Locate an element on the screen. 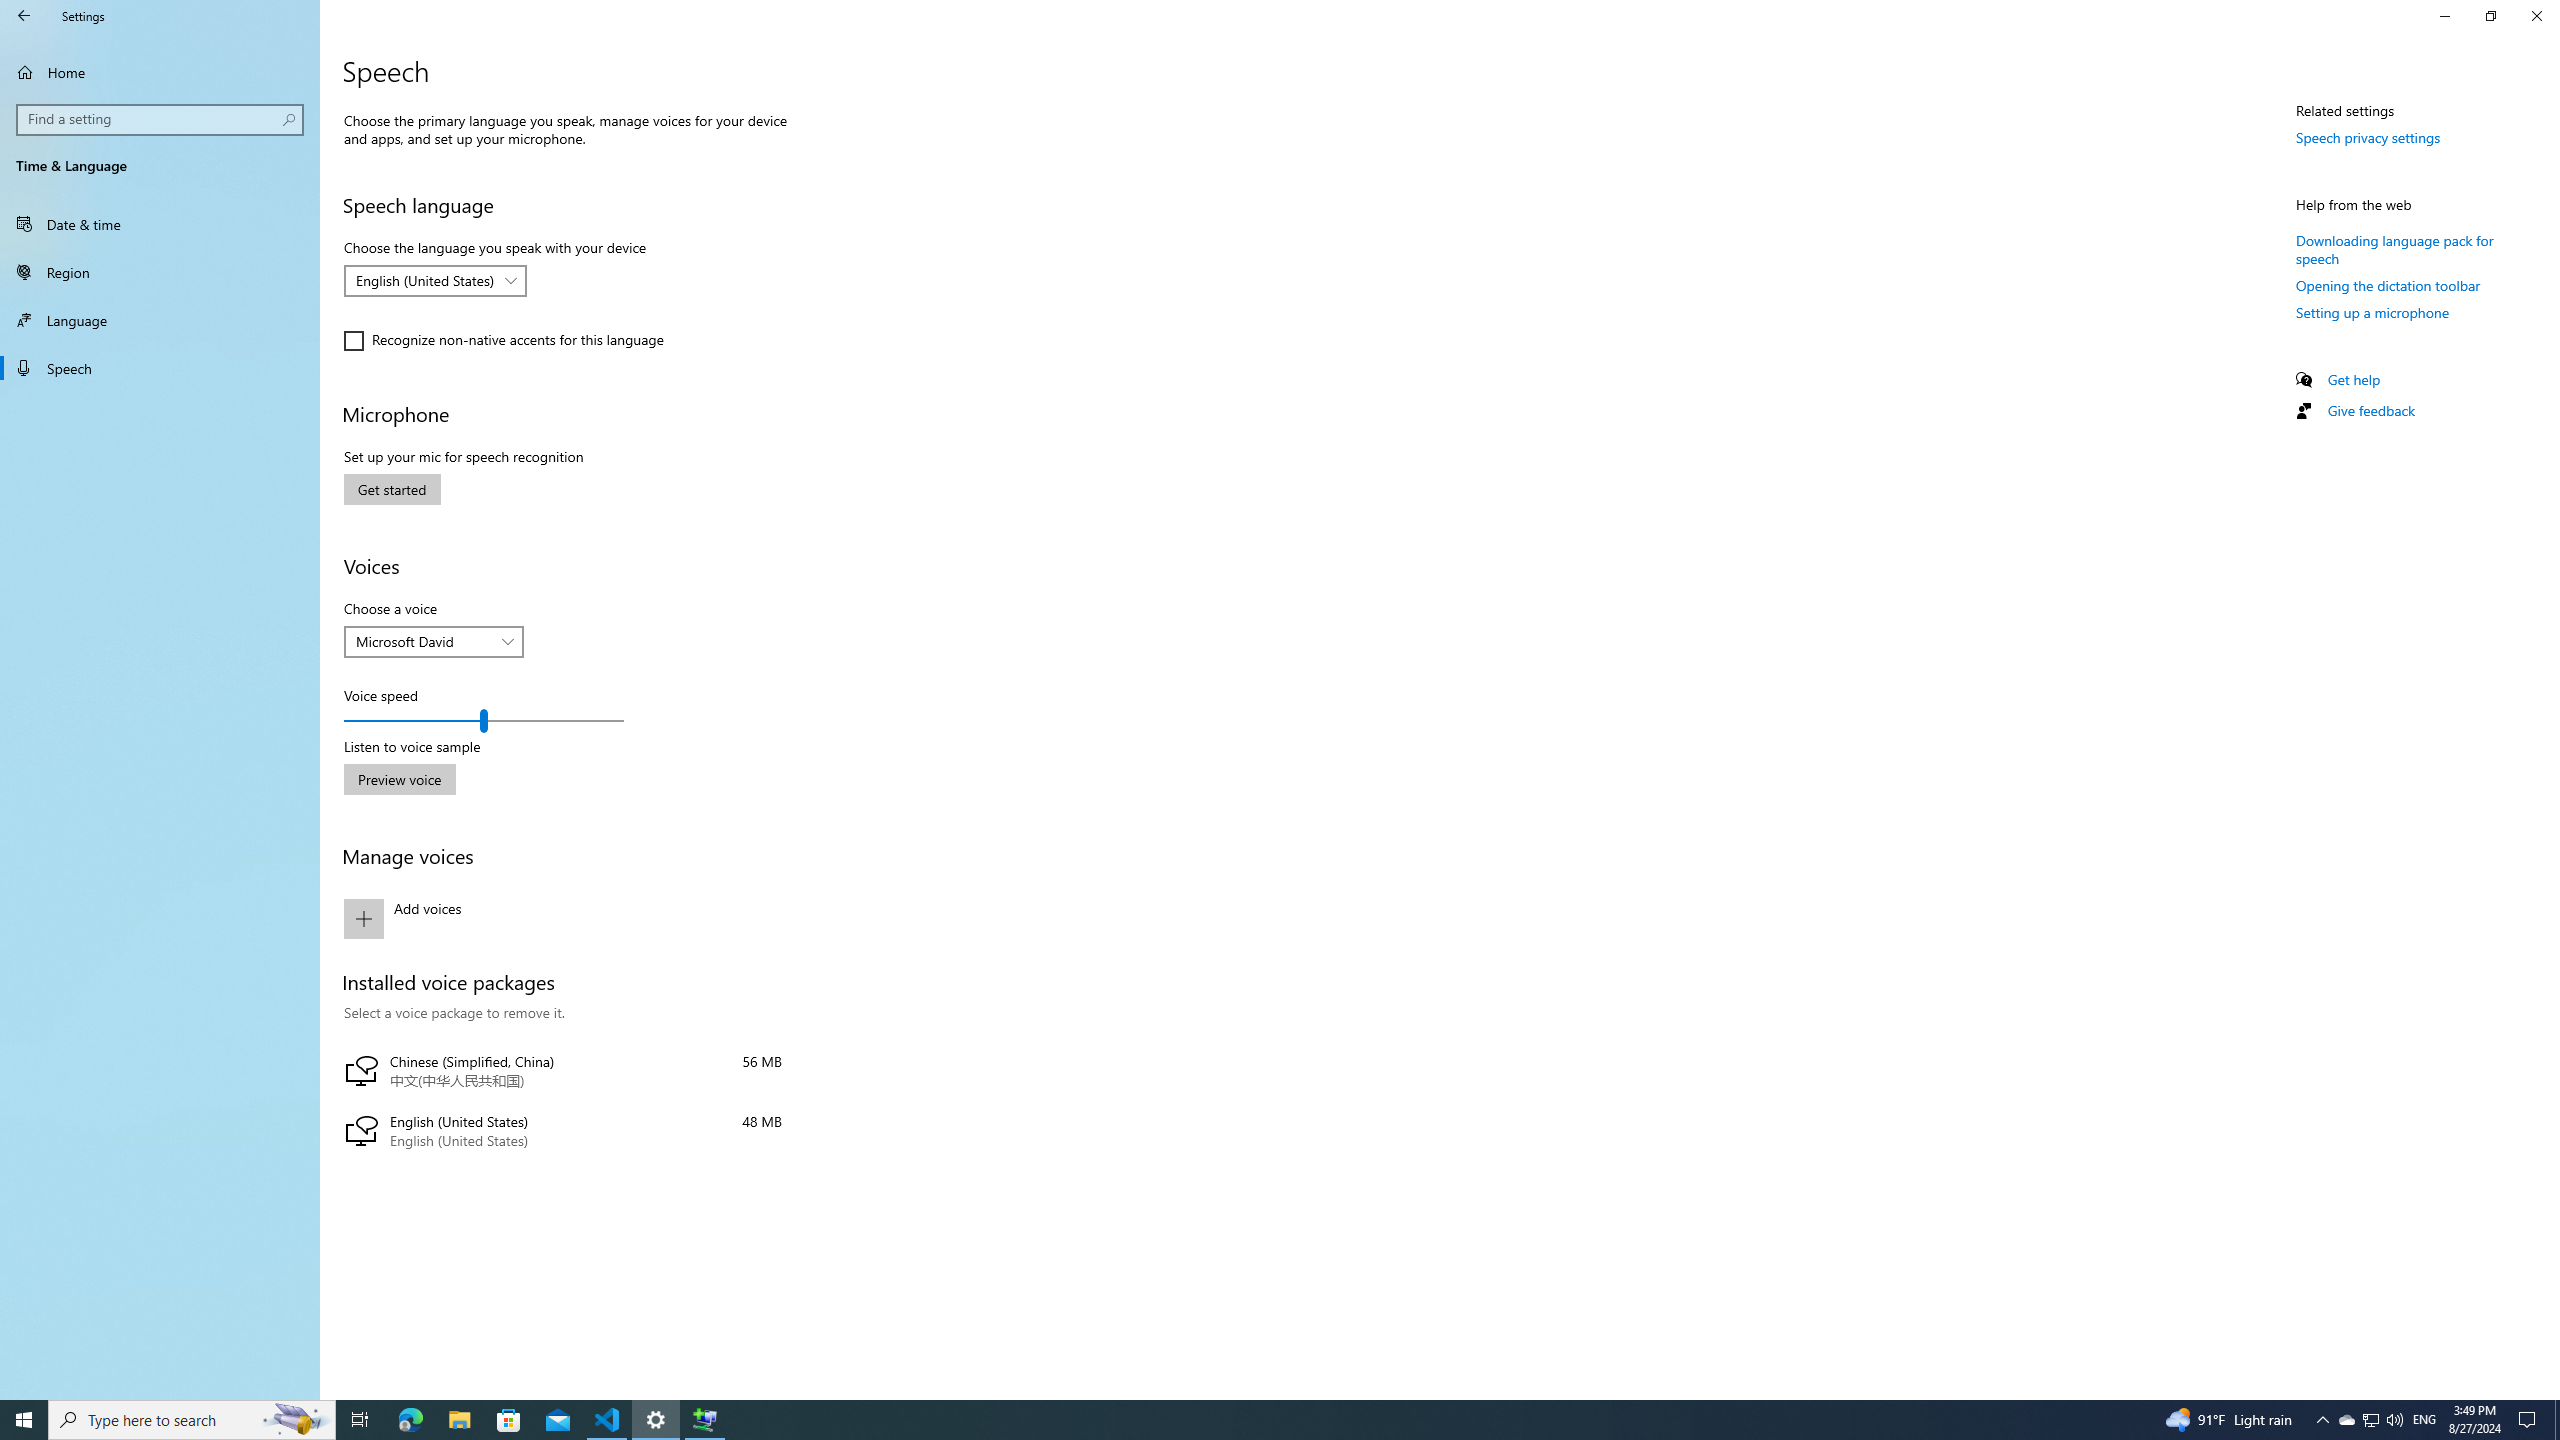 Image resolution: width=2560 pixels, height=1440 pixels. 'Choose a voice' is located at coordinates (432, 642).